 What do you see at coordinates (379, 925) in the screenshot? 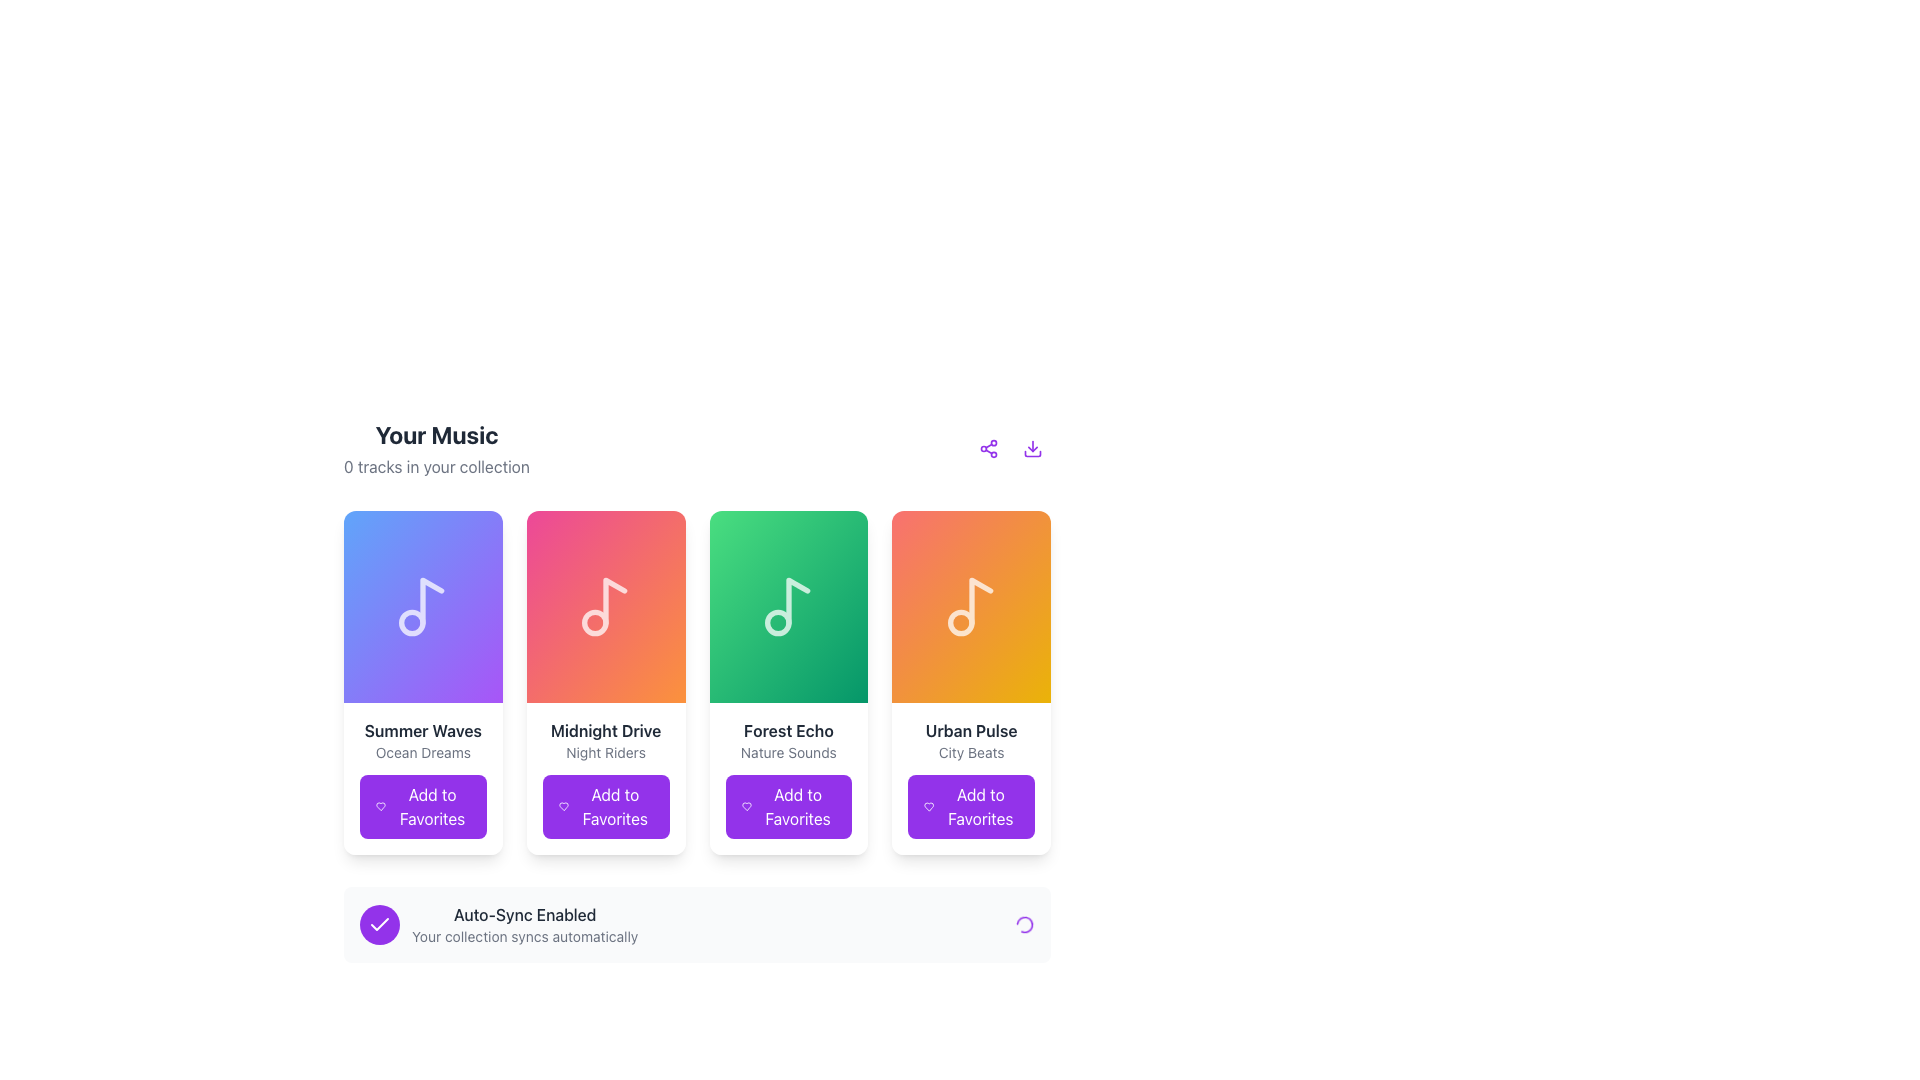
I see `the status indicated by the white checkmark icon within the purple circular background located to the immediate left of the text 'Auto-Sync Enabled'` at bounding box center [379, 925].